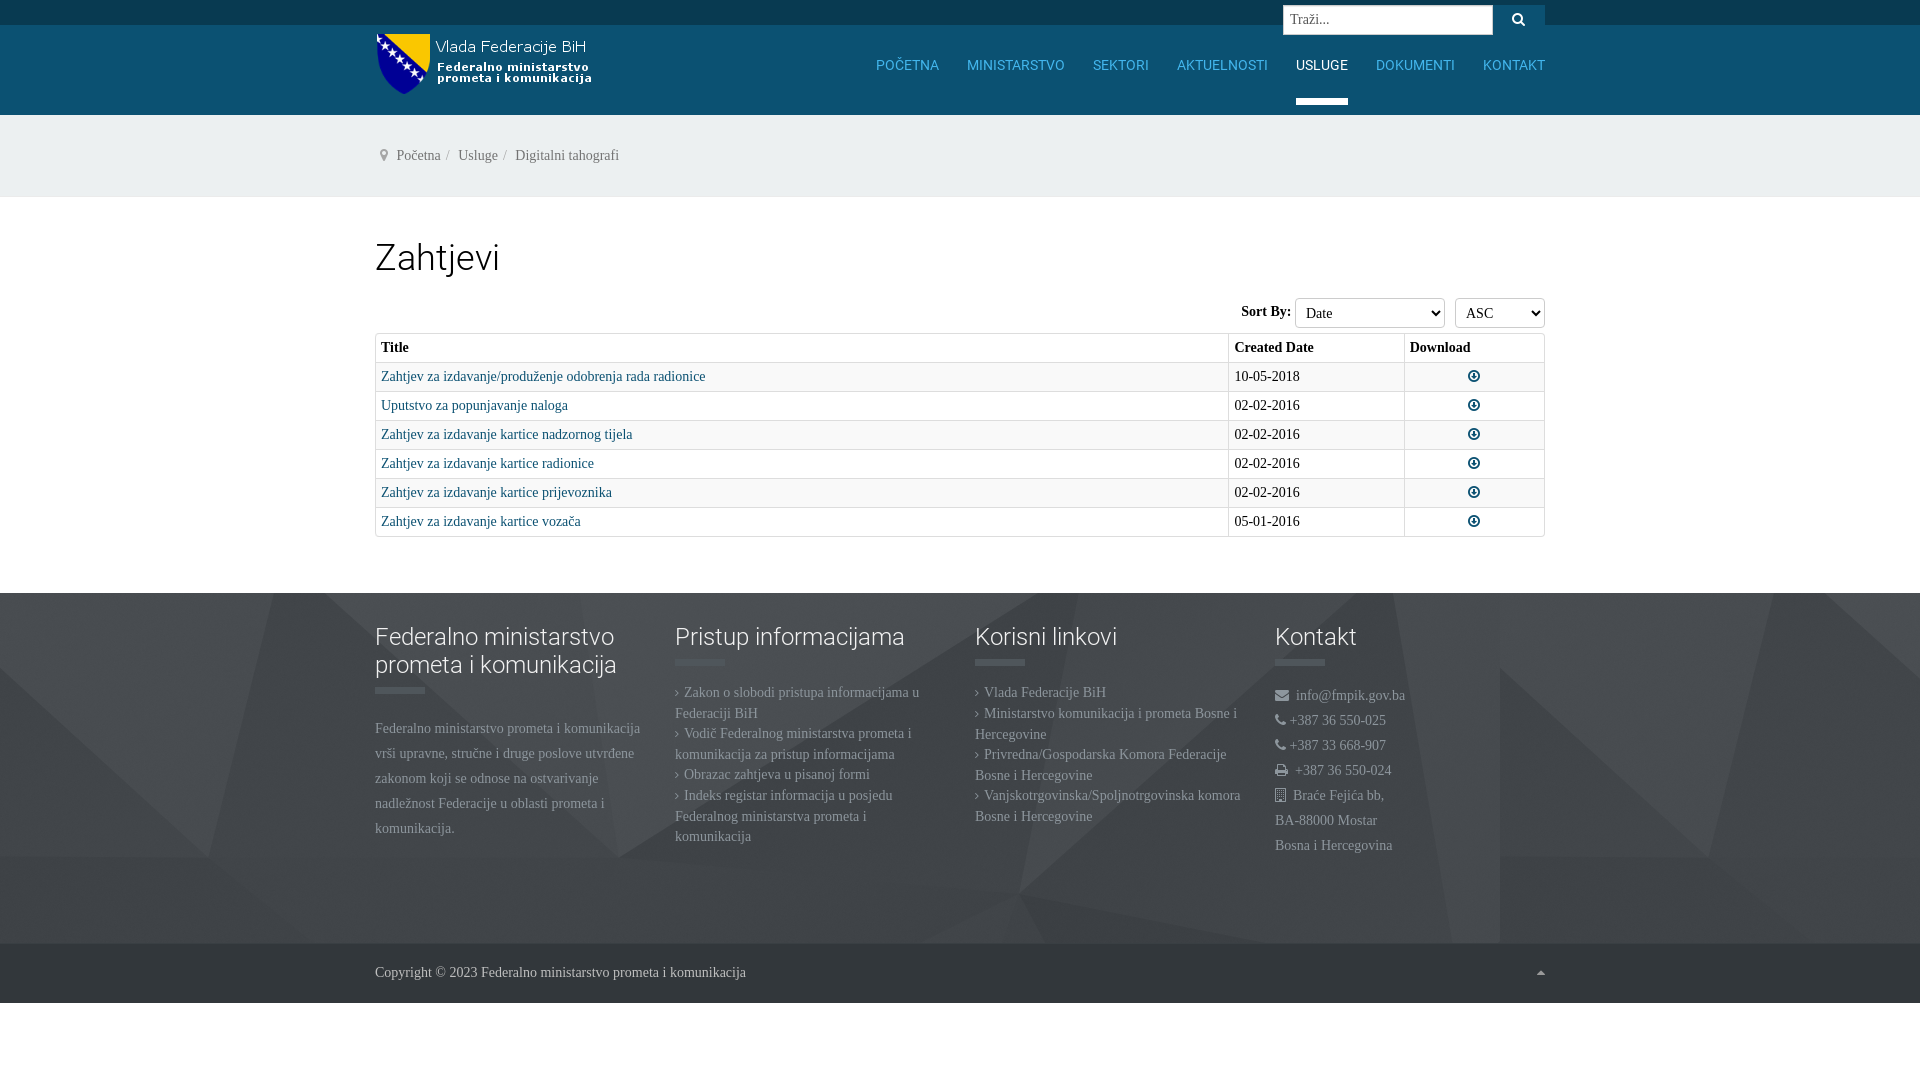  Describe the element at coordinates (795, 701) in the screenshot. I see `'Zakon o slobodi pristupa informacijama u Federaciji BiH'` at that location.